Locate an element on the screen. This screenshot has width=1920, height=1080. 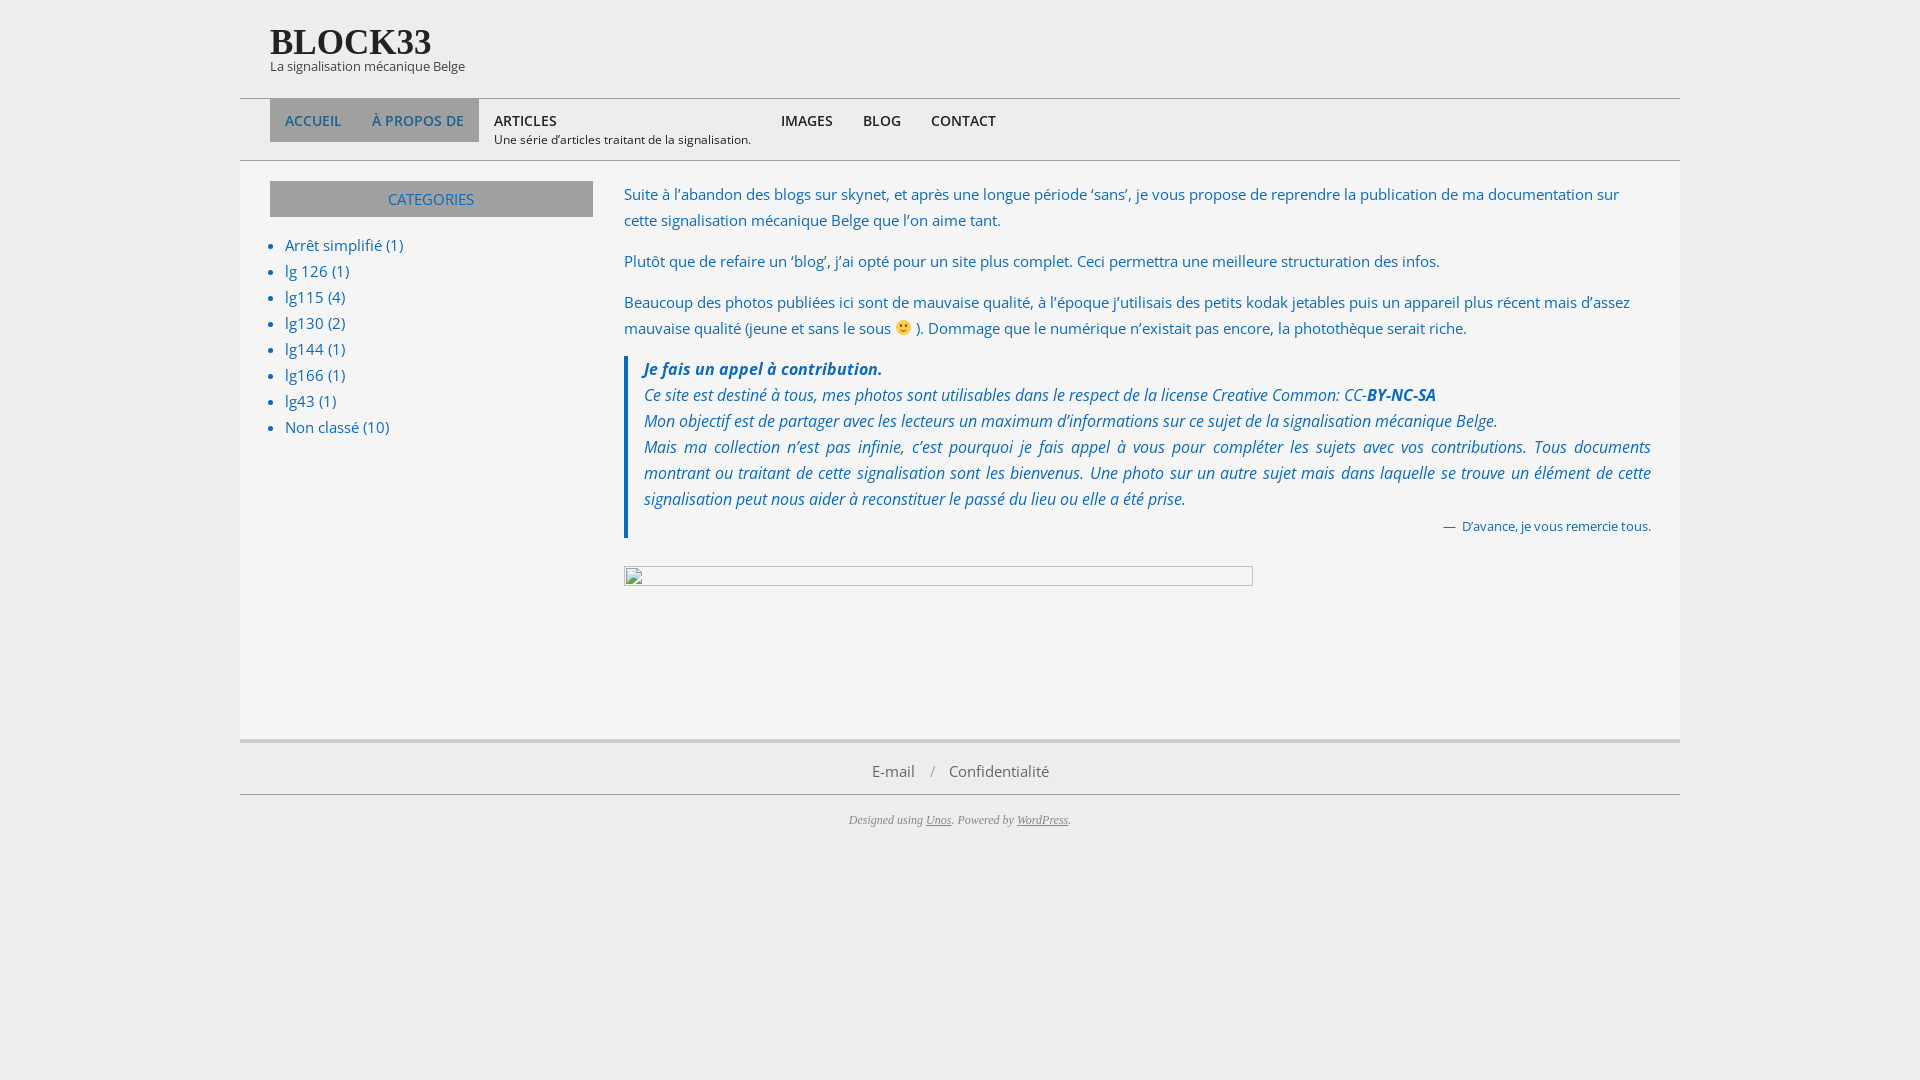
'ACCUEIL' is located at coordinates (312, 120).